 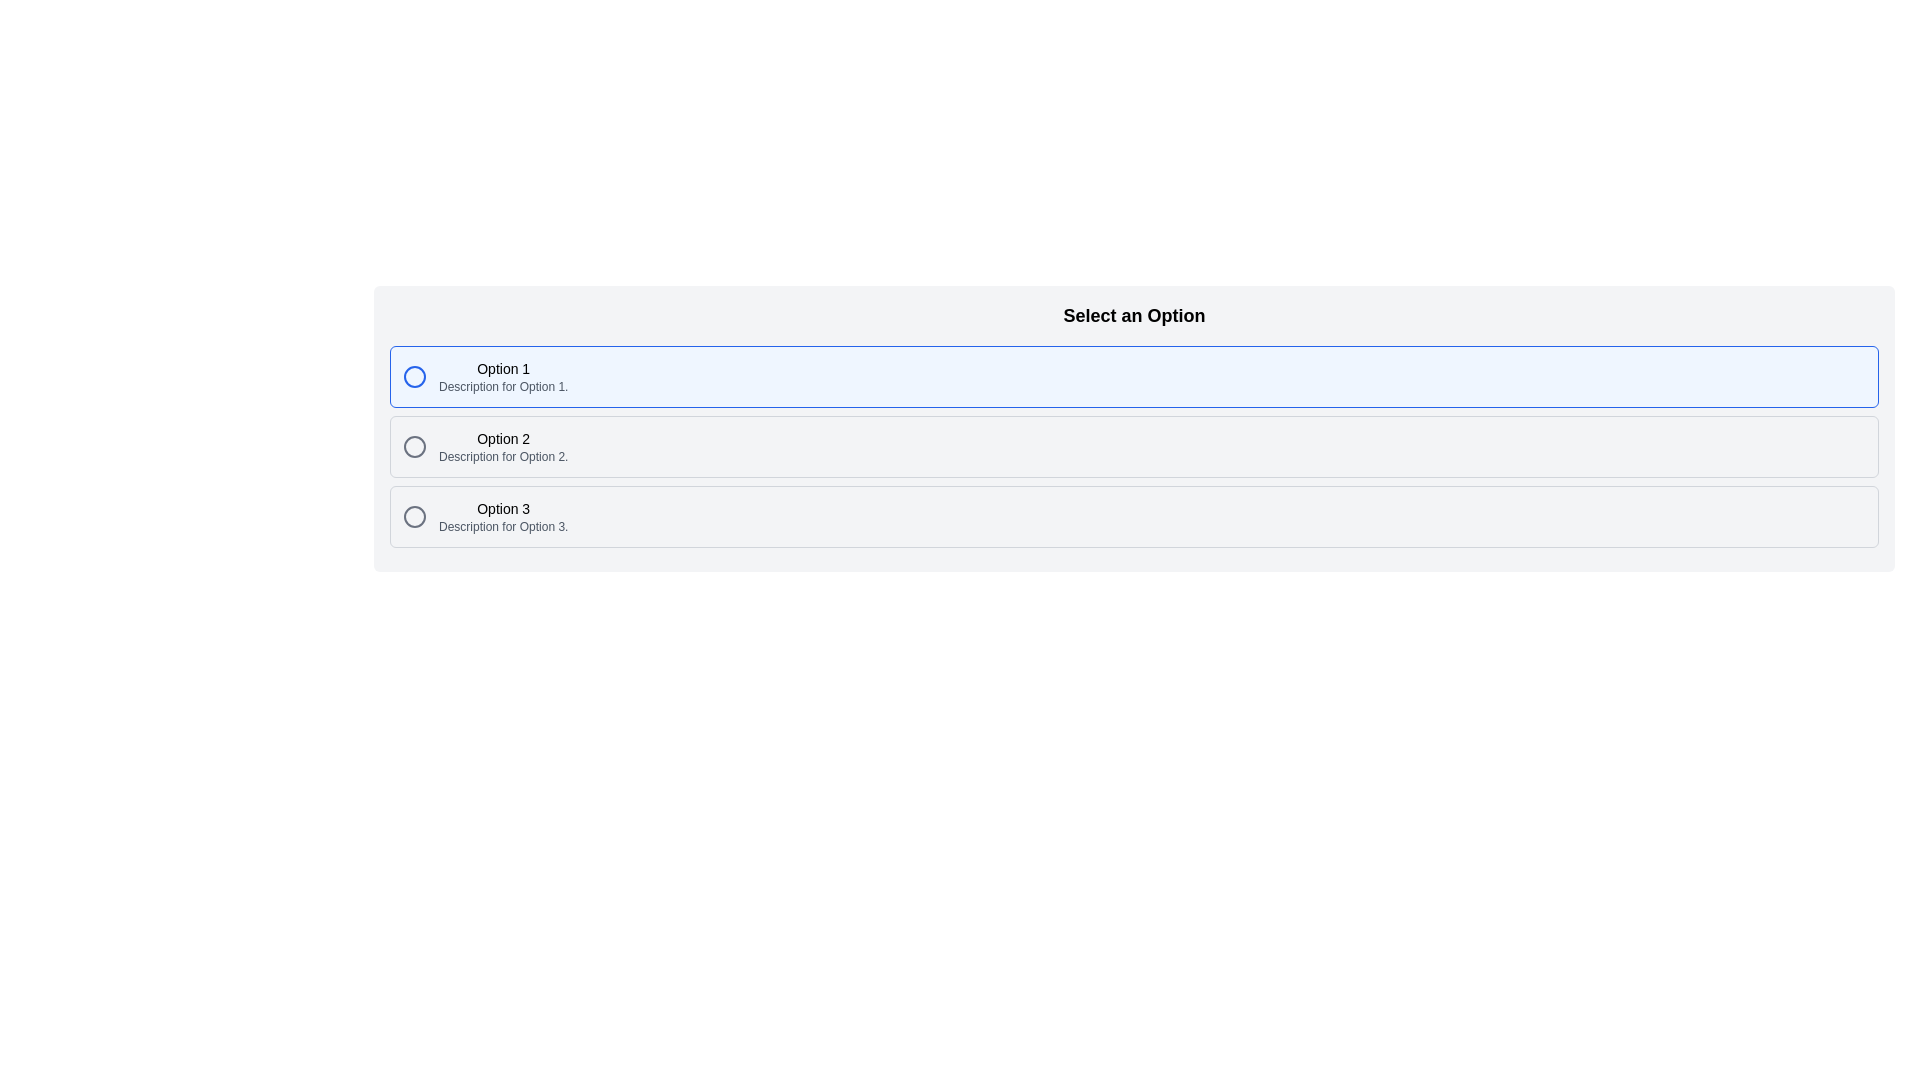 What do you see at coordinates (503, 369) in the screenshot?
I see `the text label displaying 'Option 1', which is part of a selectable option group and located above the descriptive line 'Description for Option 1.'` at bounding box center [503, 369].